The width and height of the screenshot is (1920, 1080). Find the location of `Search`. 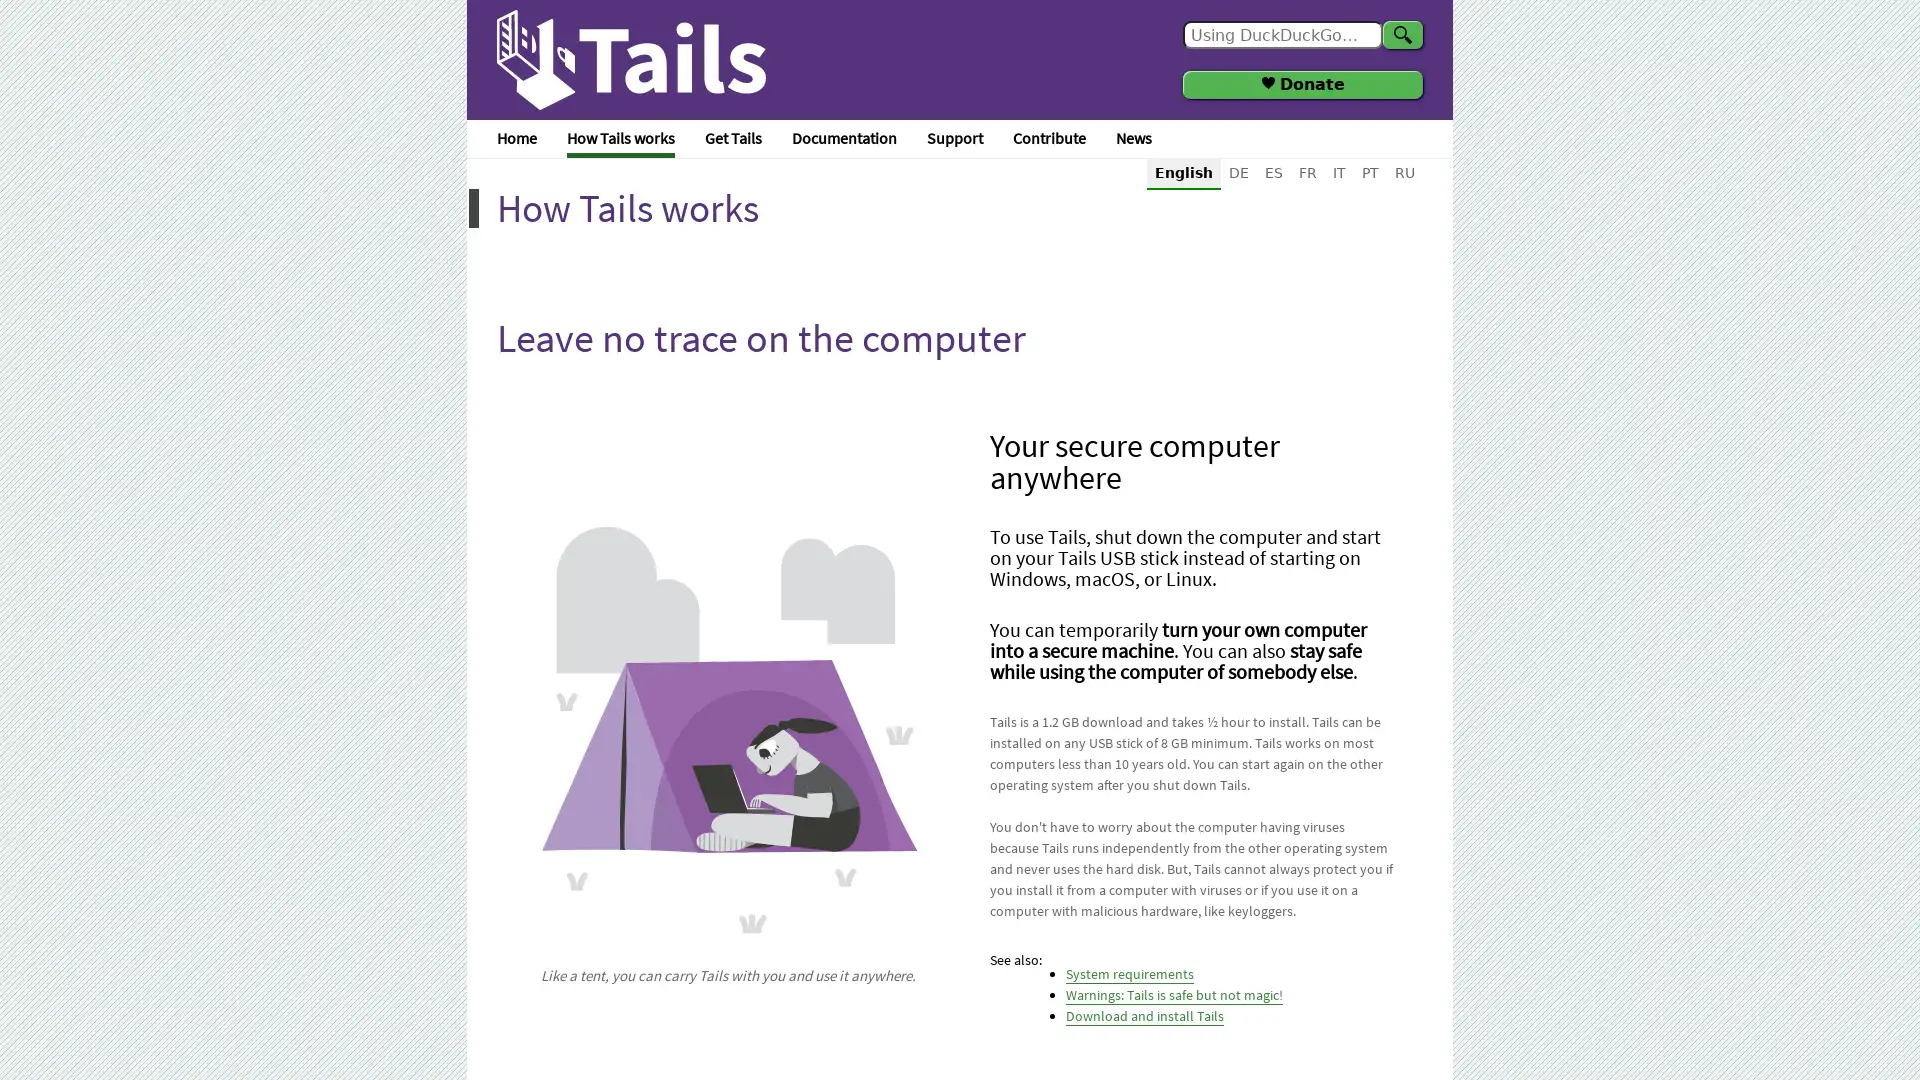

Search is located at coordinates (1401, 34).